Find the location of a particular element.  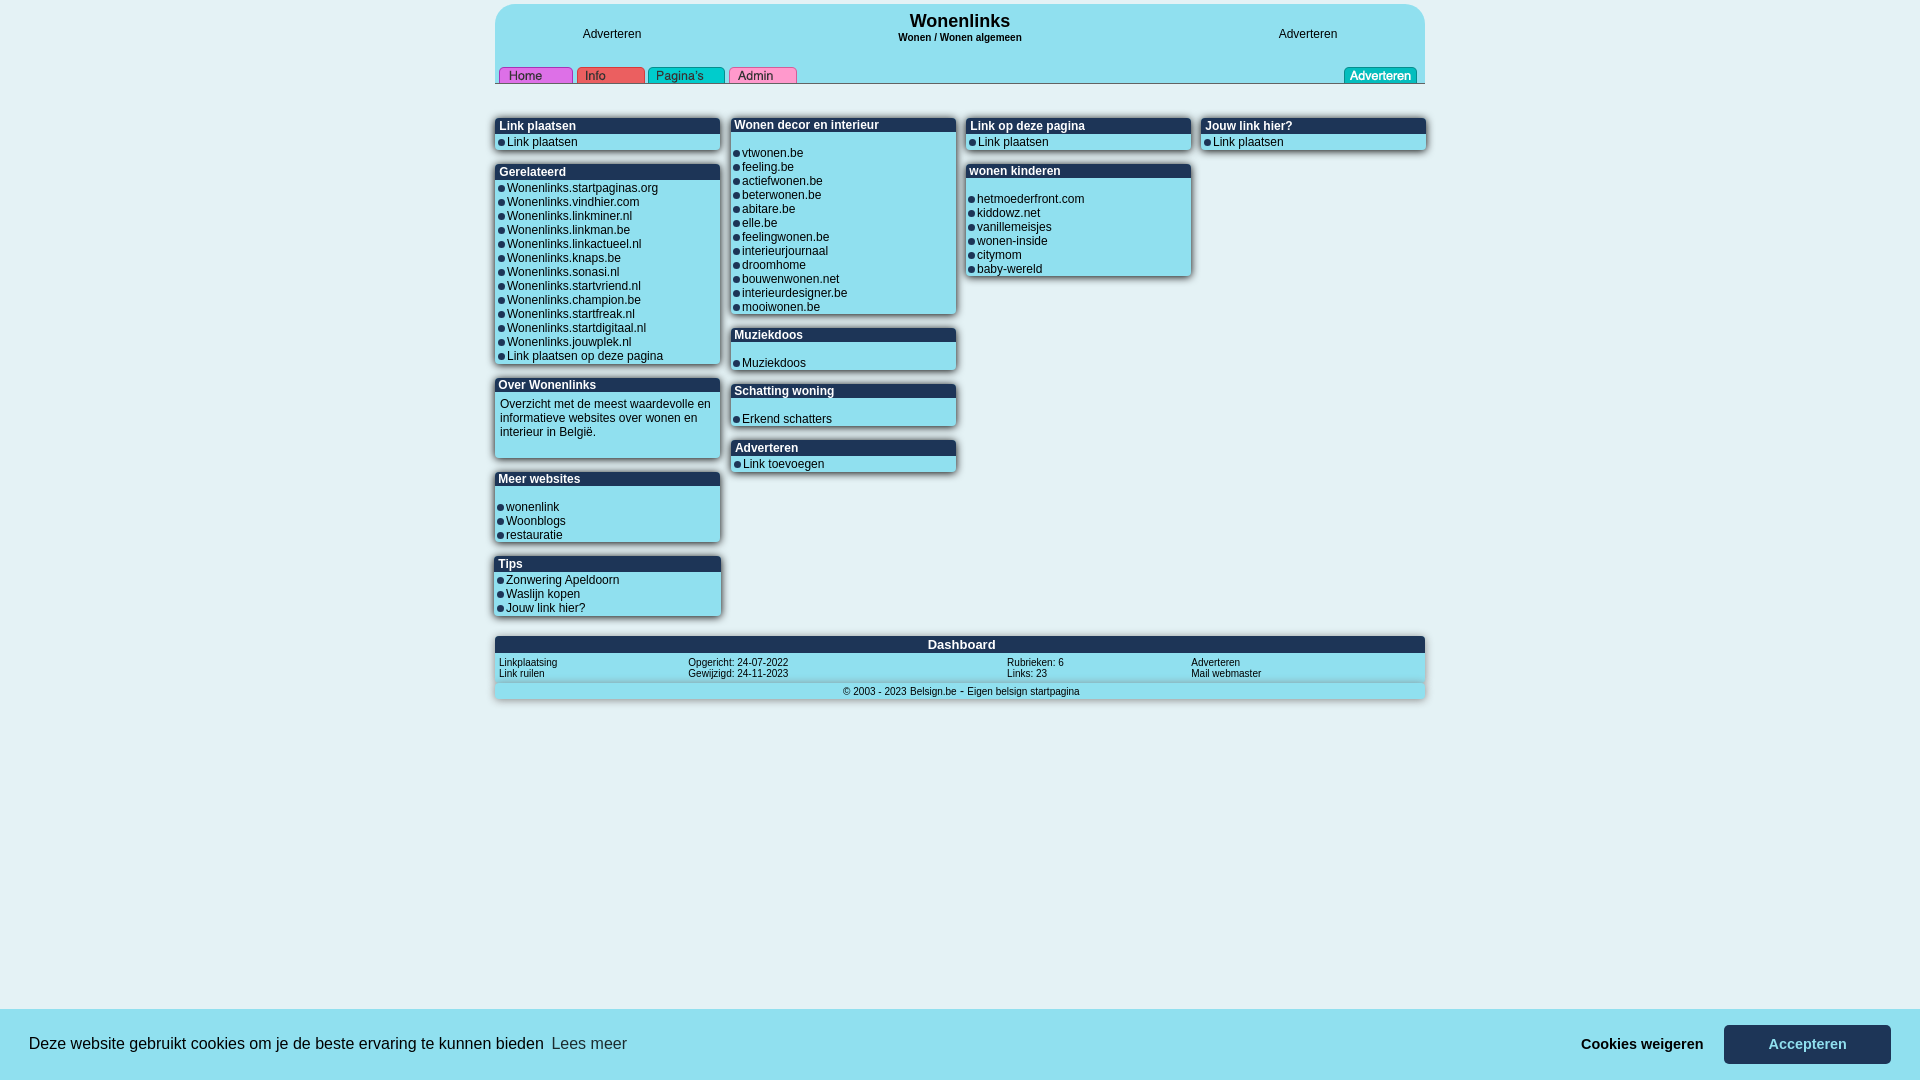

'Mail webmaster' is located at coordinates (1224, 672).